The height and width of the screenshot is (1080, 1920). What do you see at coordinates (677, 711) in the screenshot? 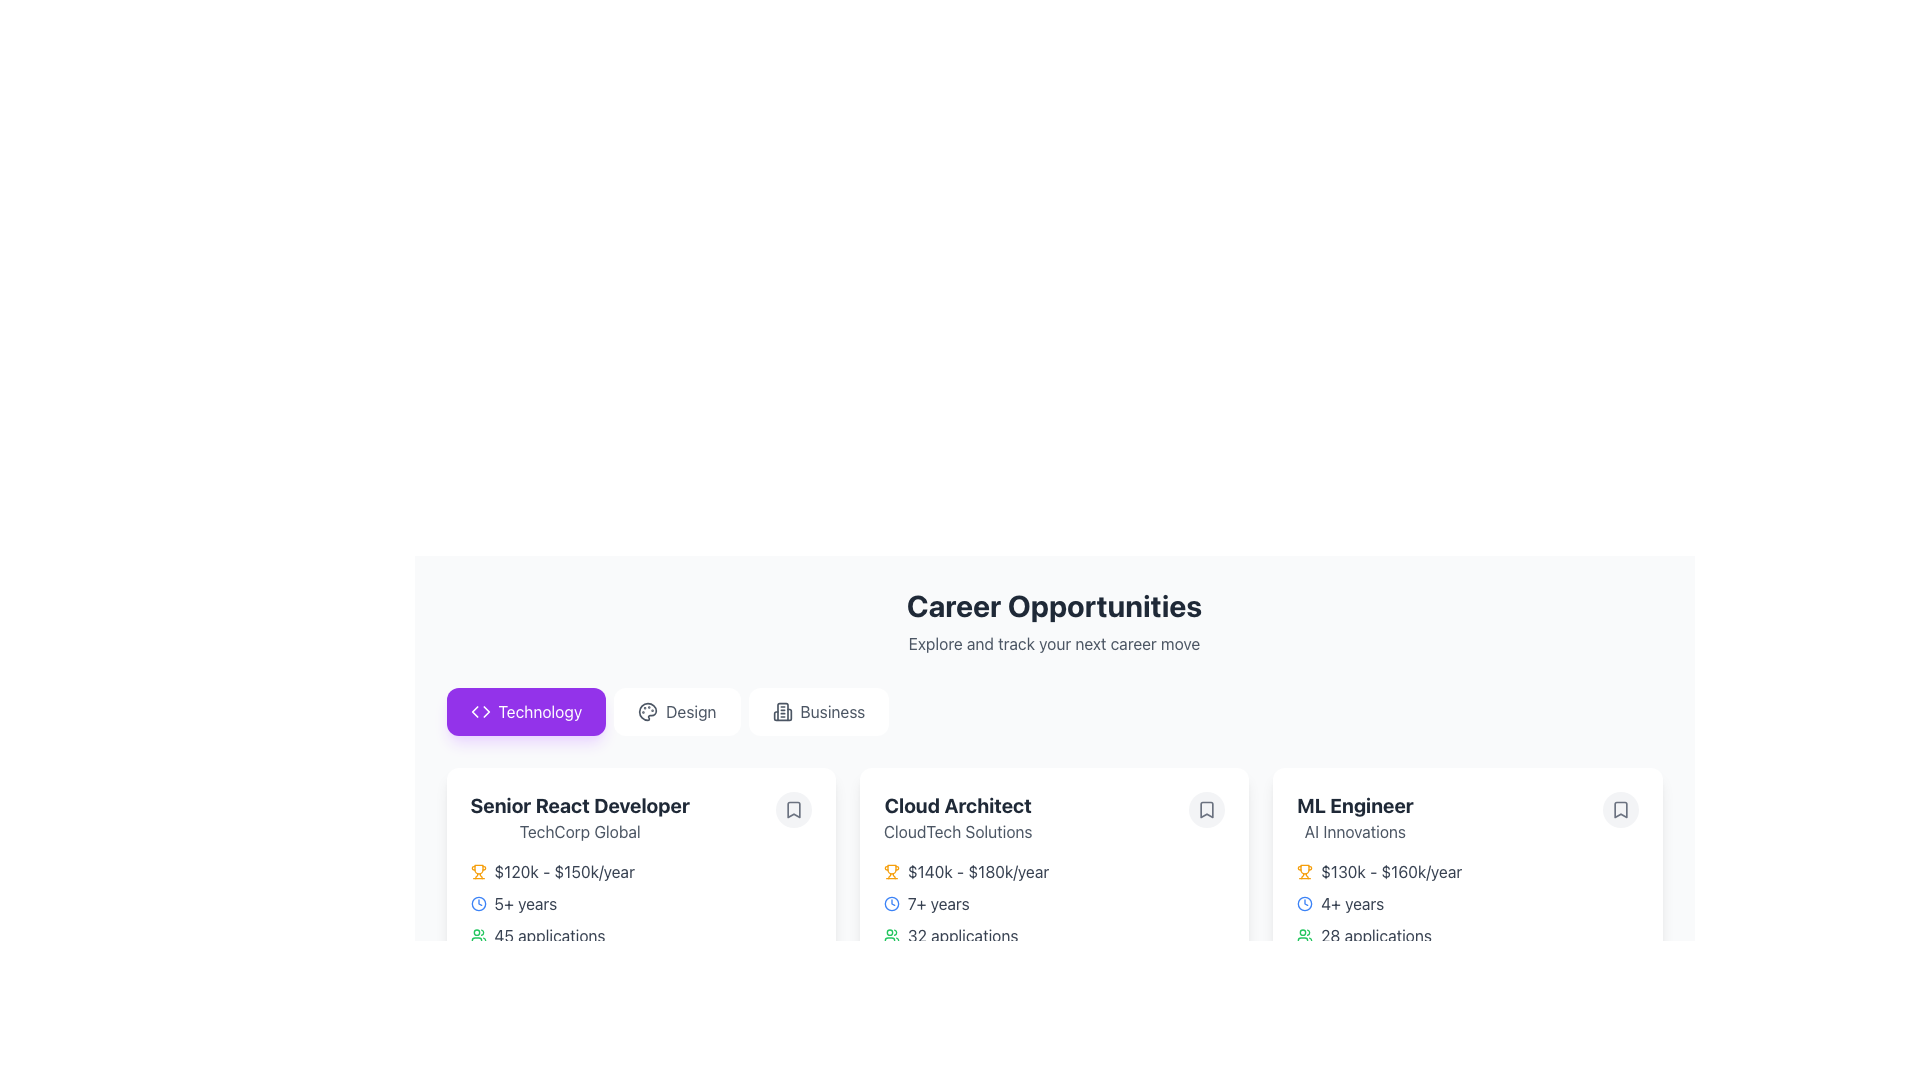
I see `the 'Design' button, which is a horizontally rectangular button with rounded corners, white background, and gray text, located between the 'Technology' and 'Business' buttons` at bounding box center [677, 711].